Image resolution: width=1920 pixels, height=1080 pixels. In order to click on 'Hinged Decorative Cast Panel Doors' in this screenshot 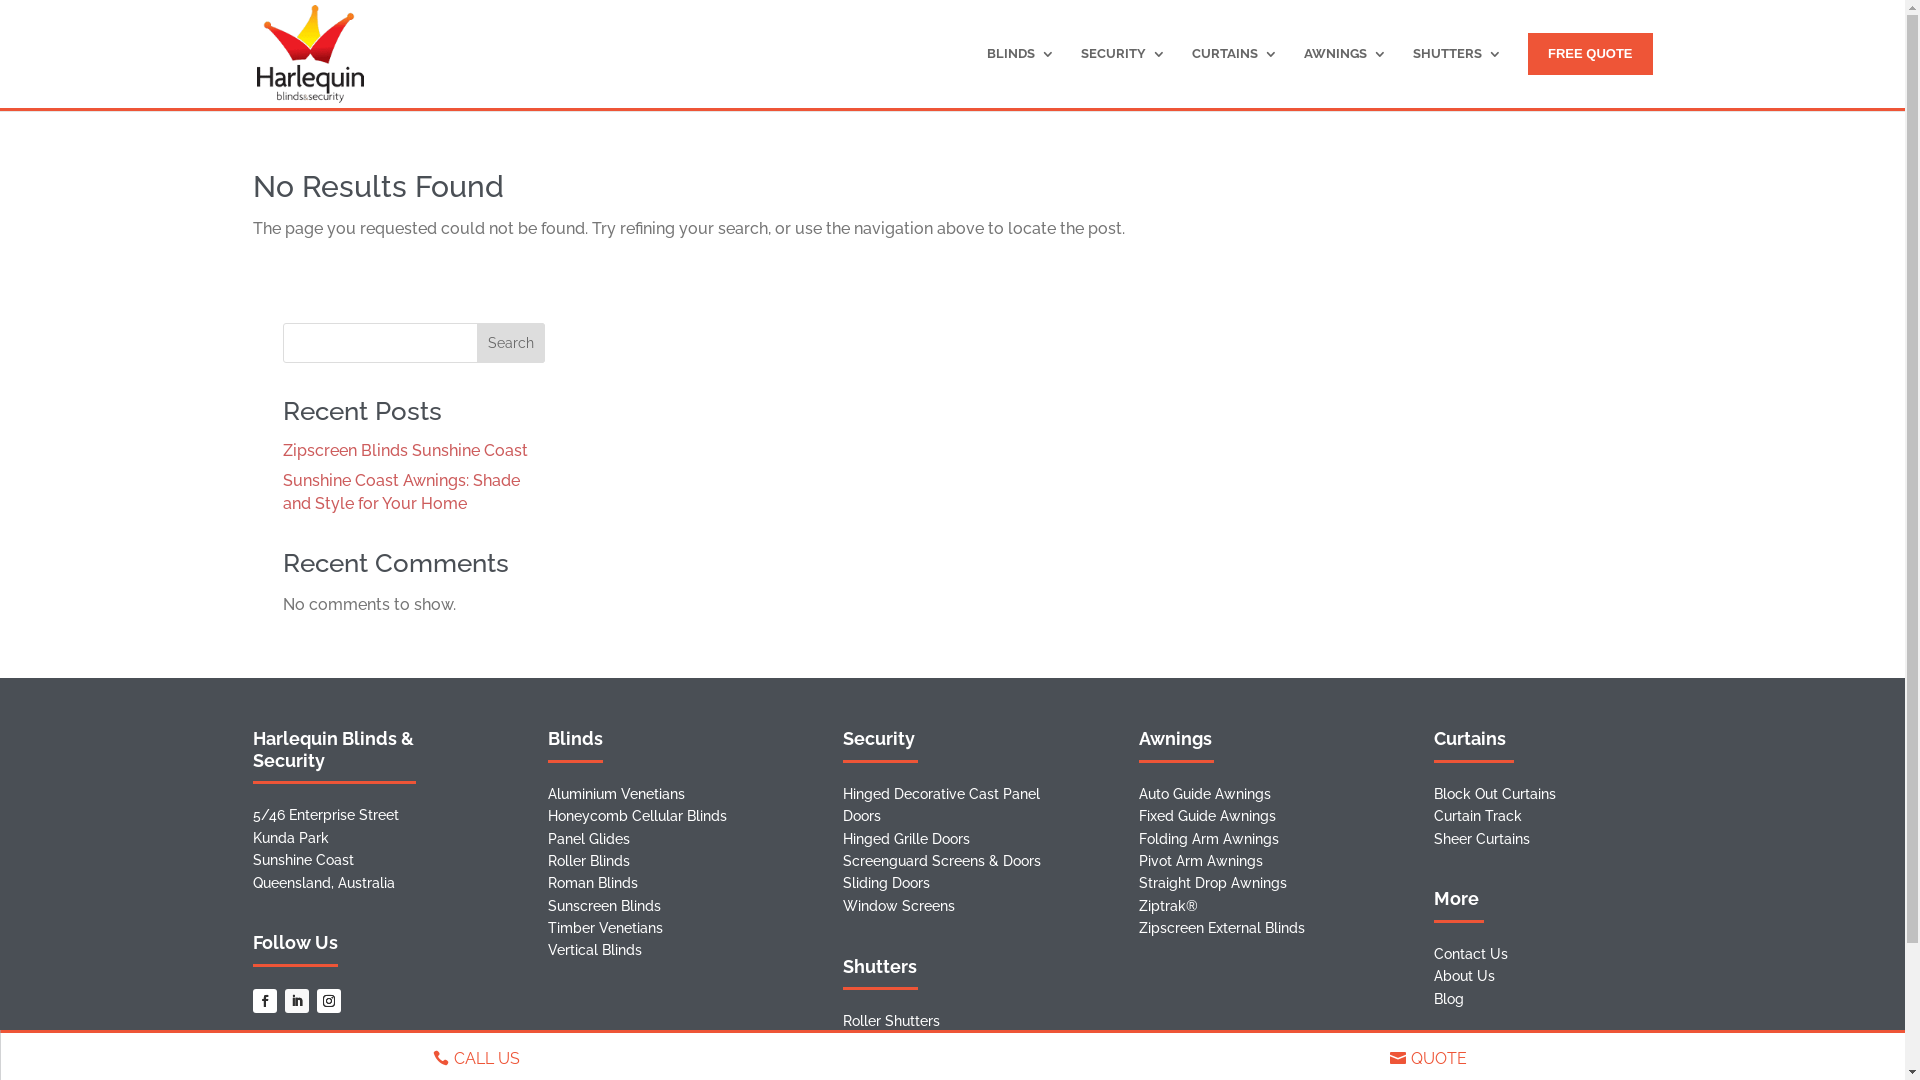, I will do `click(843, 804)`.